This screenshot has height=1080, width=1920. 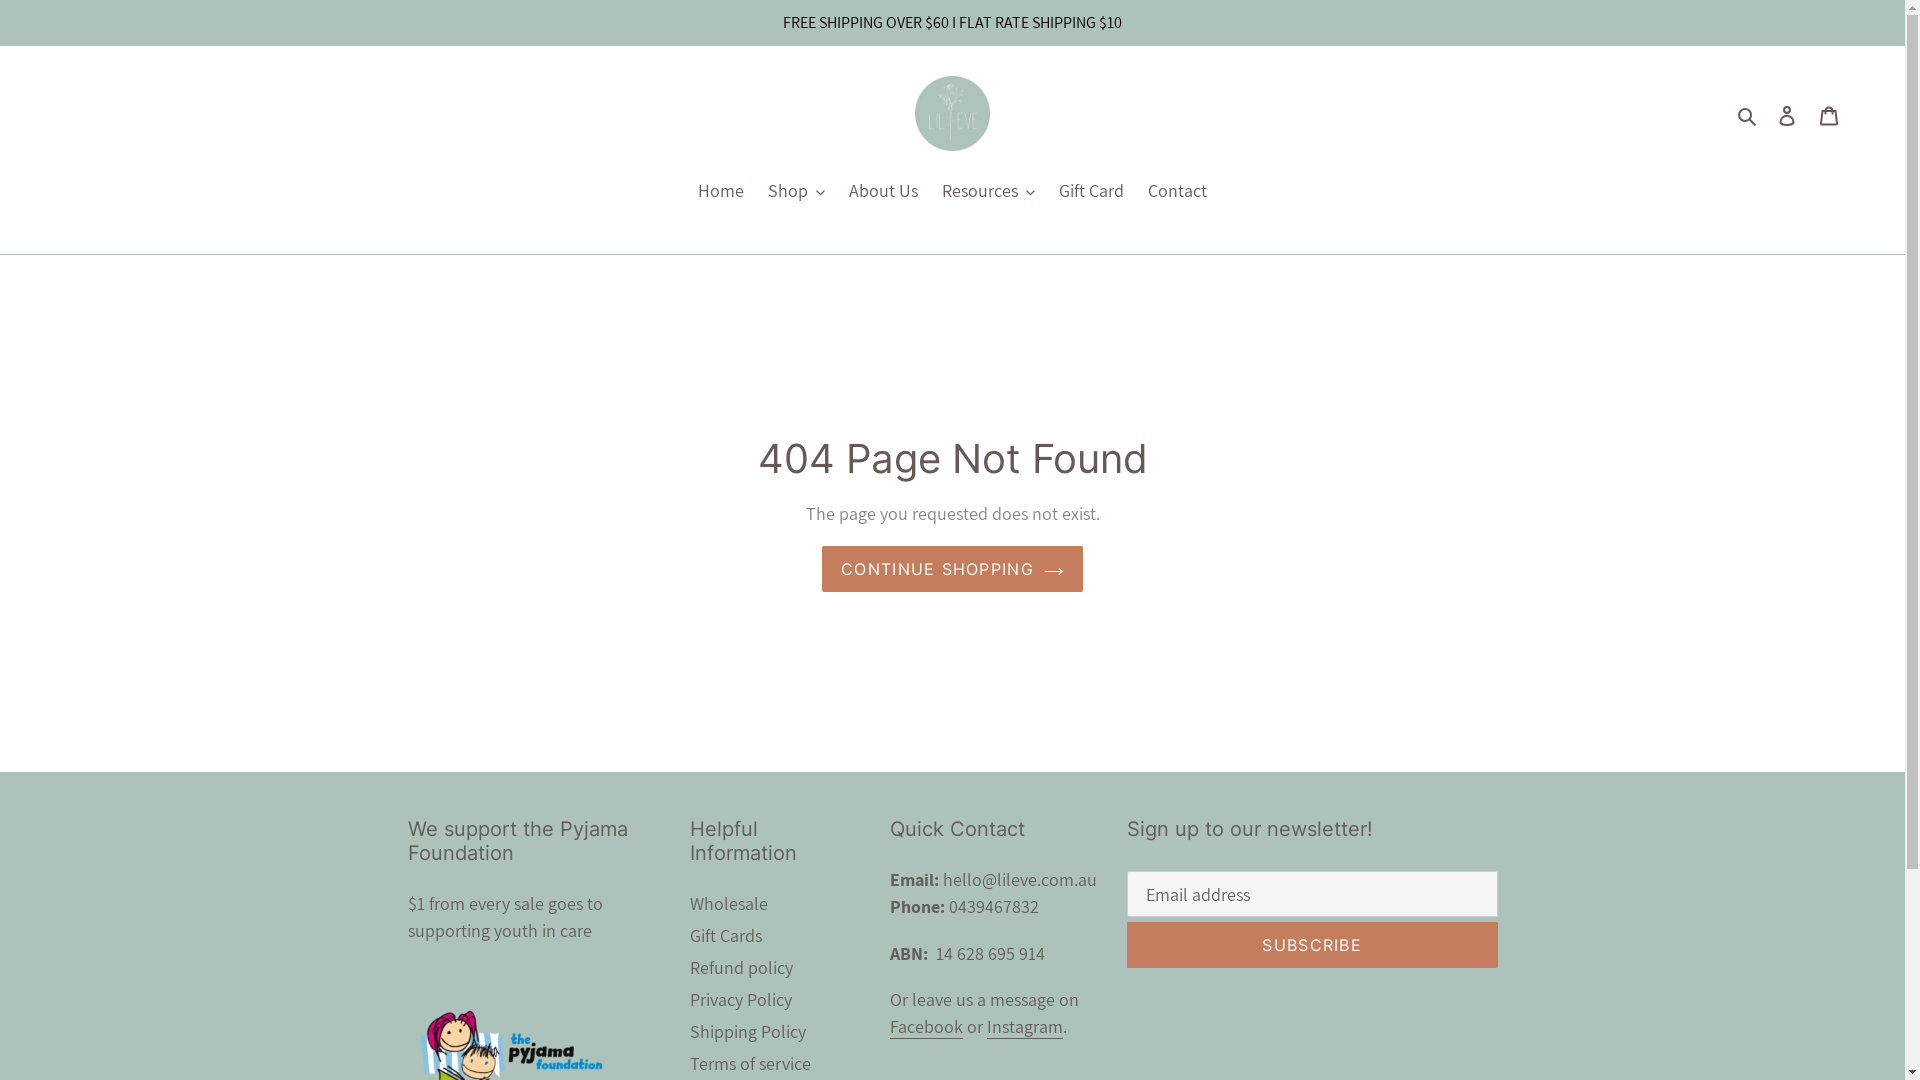 I want to click on 'Resources', so click(x=930, y=191).